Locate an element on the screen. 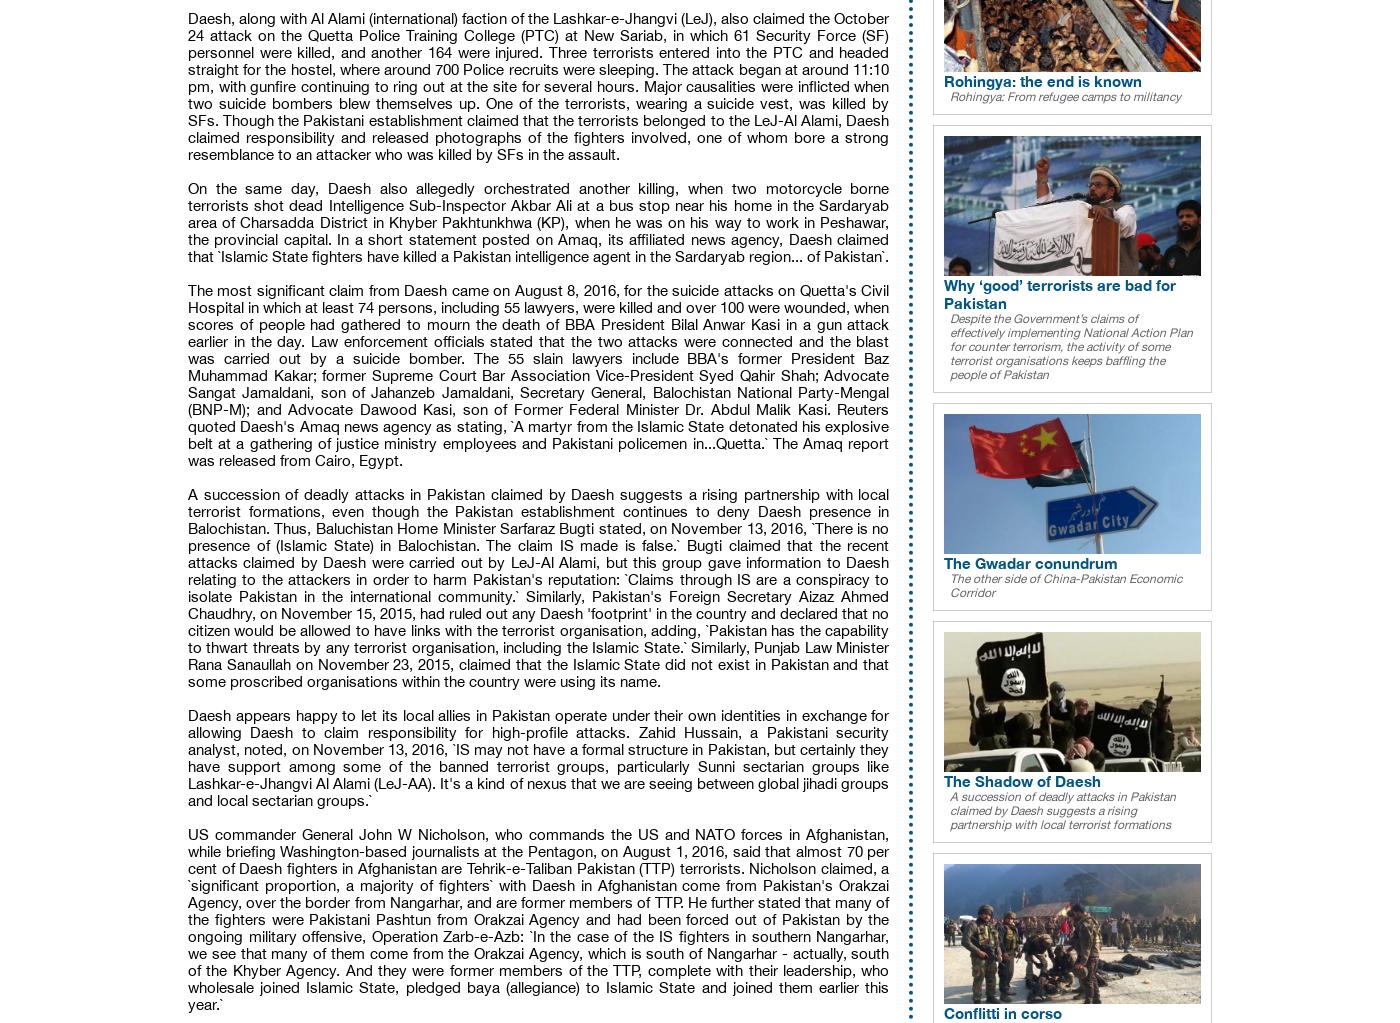 This screenshot has height=1023, width=1400. 'A succession of deadly attacks in Pakistan claimed by Daesh suggests a rising partnership with local terrorist formations' is located at coordinates (1063, 810).